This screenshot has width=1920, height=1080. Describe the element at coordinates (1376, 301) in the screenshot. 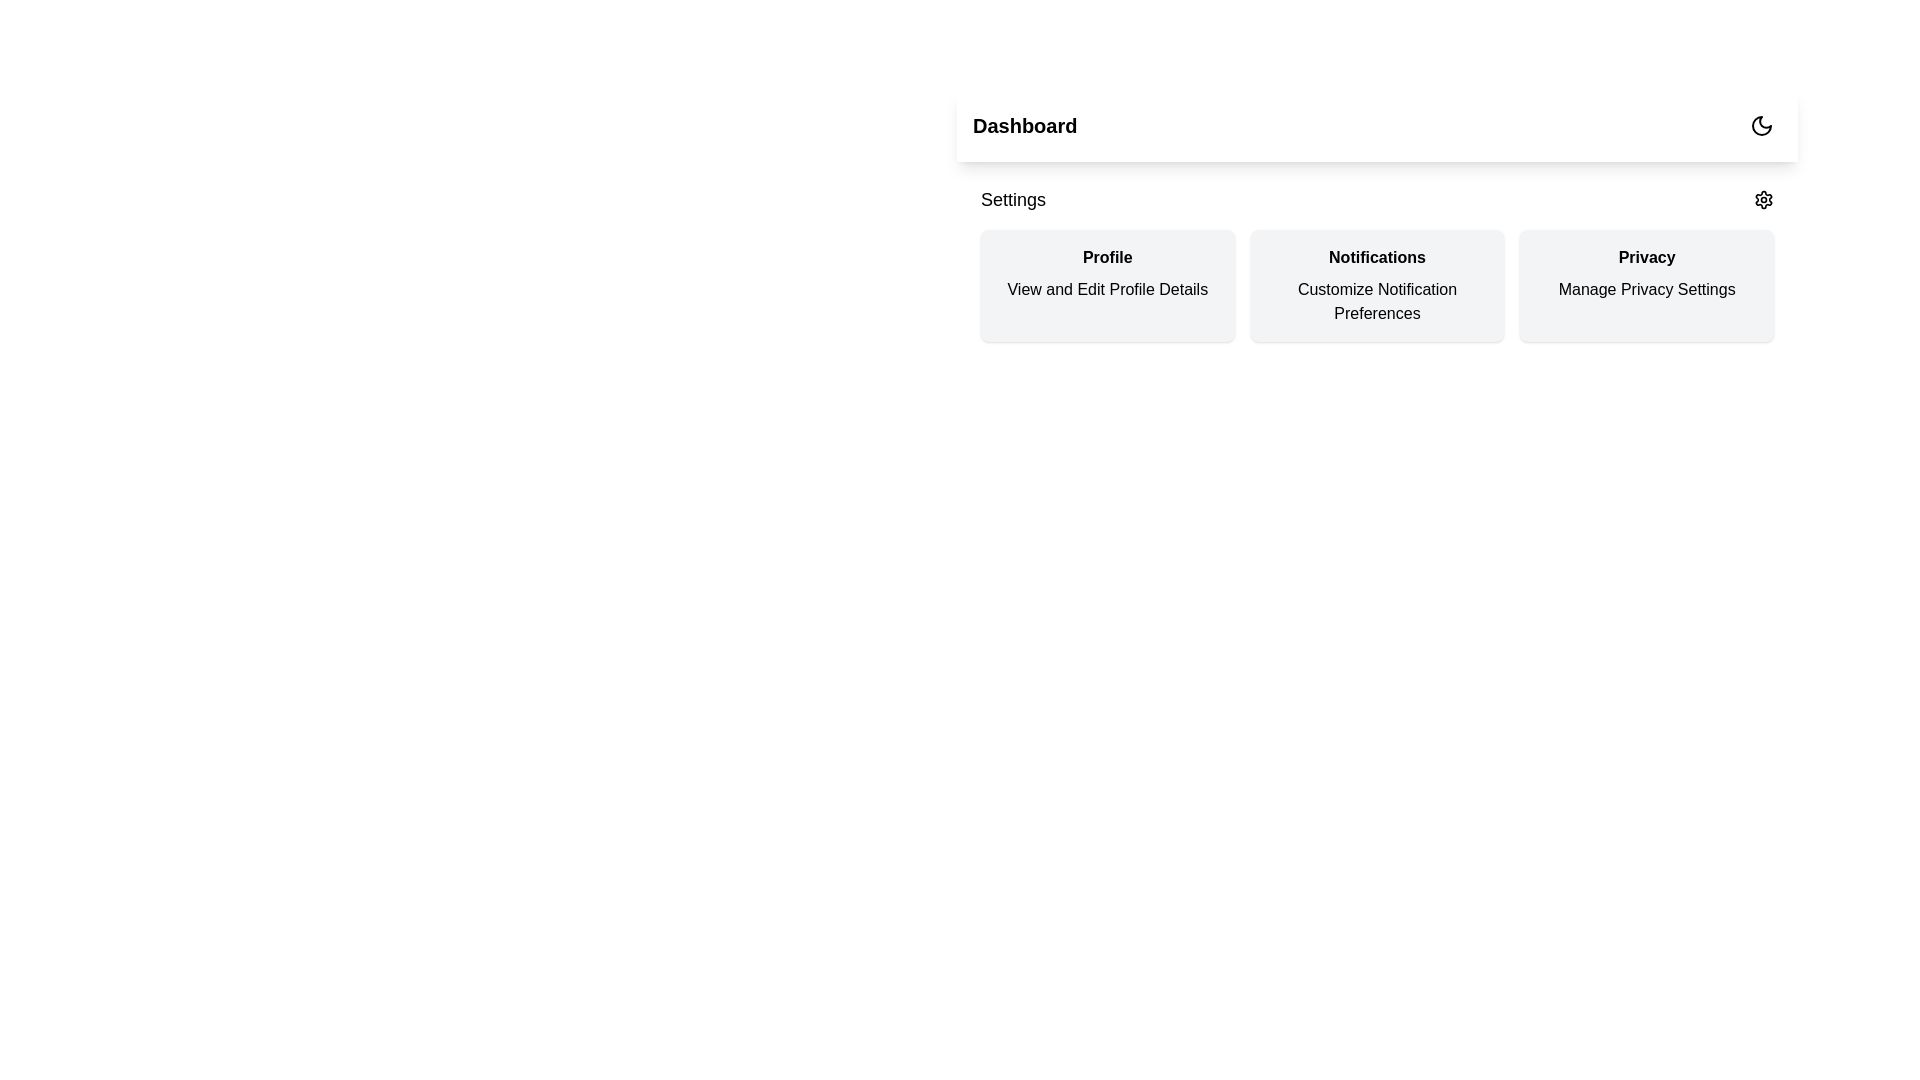

I see `the informative subtitle text label that provides guidance on notification customization options, located beneath the 'Notifications' header in the card layout` at that location.